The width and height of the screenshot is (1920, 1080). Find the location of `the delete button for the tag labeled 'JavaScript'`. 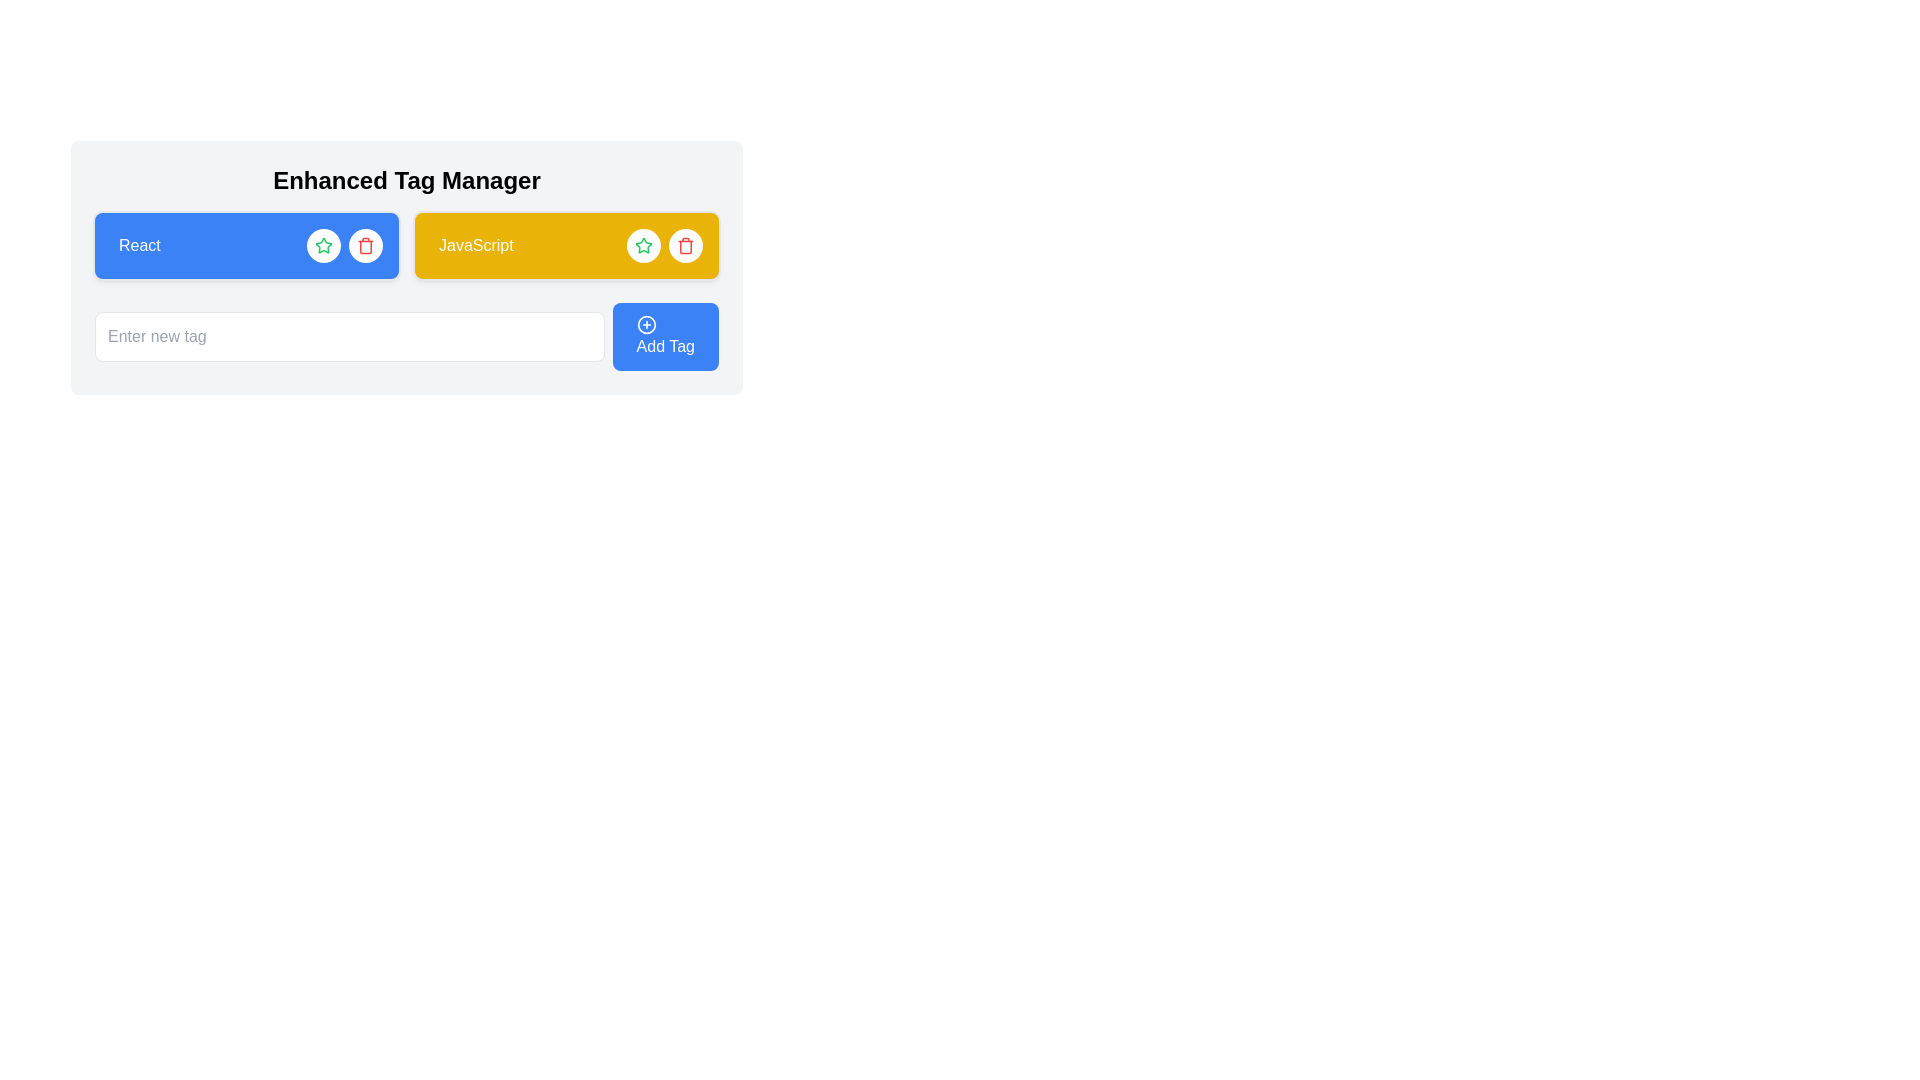

the delete button for the tag labeled 'JavaScript' is located at coordinates (686, 245).